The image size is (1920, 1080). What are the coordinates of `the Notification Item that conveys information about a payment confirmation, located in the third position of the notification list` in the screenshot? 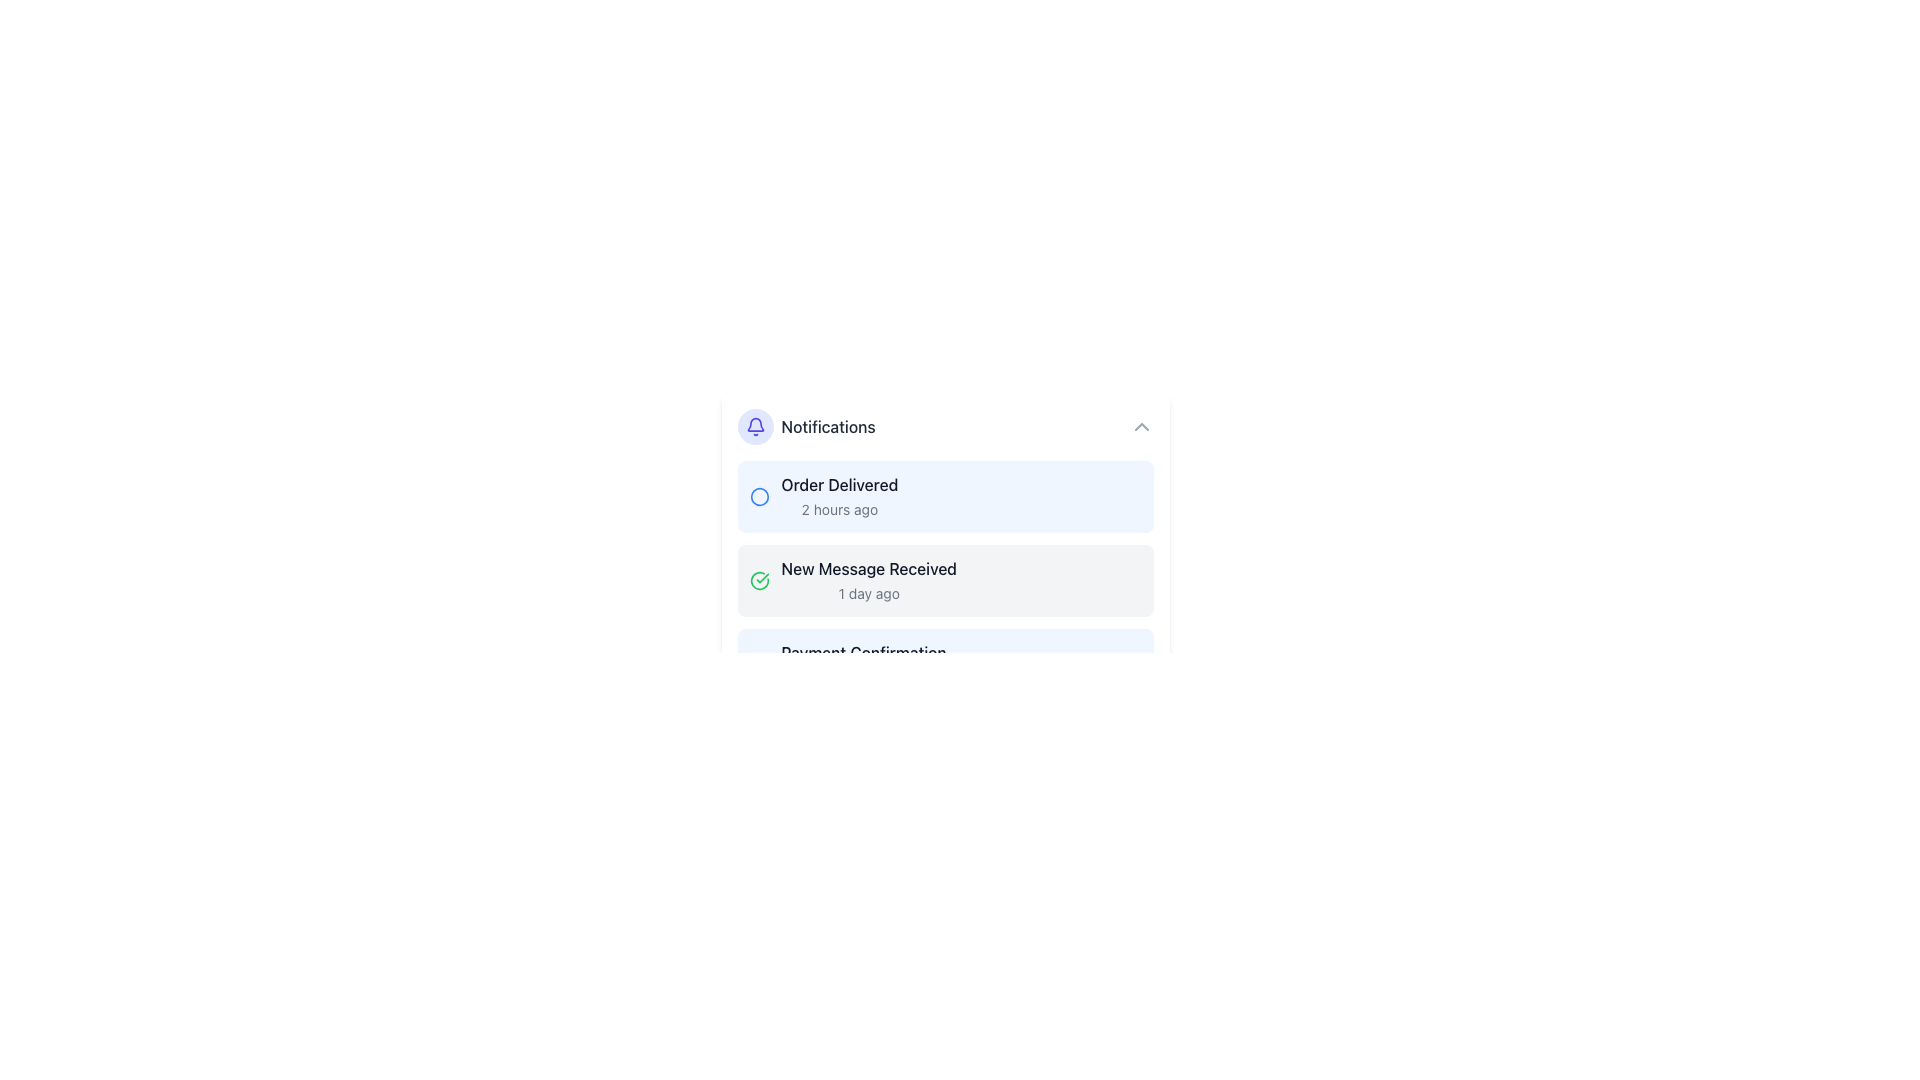 It's located at (944, 664).